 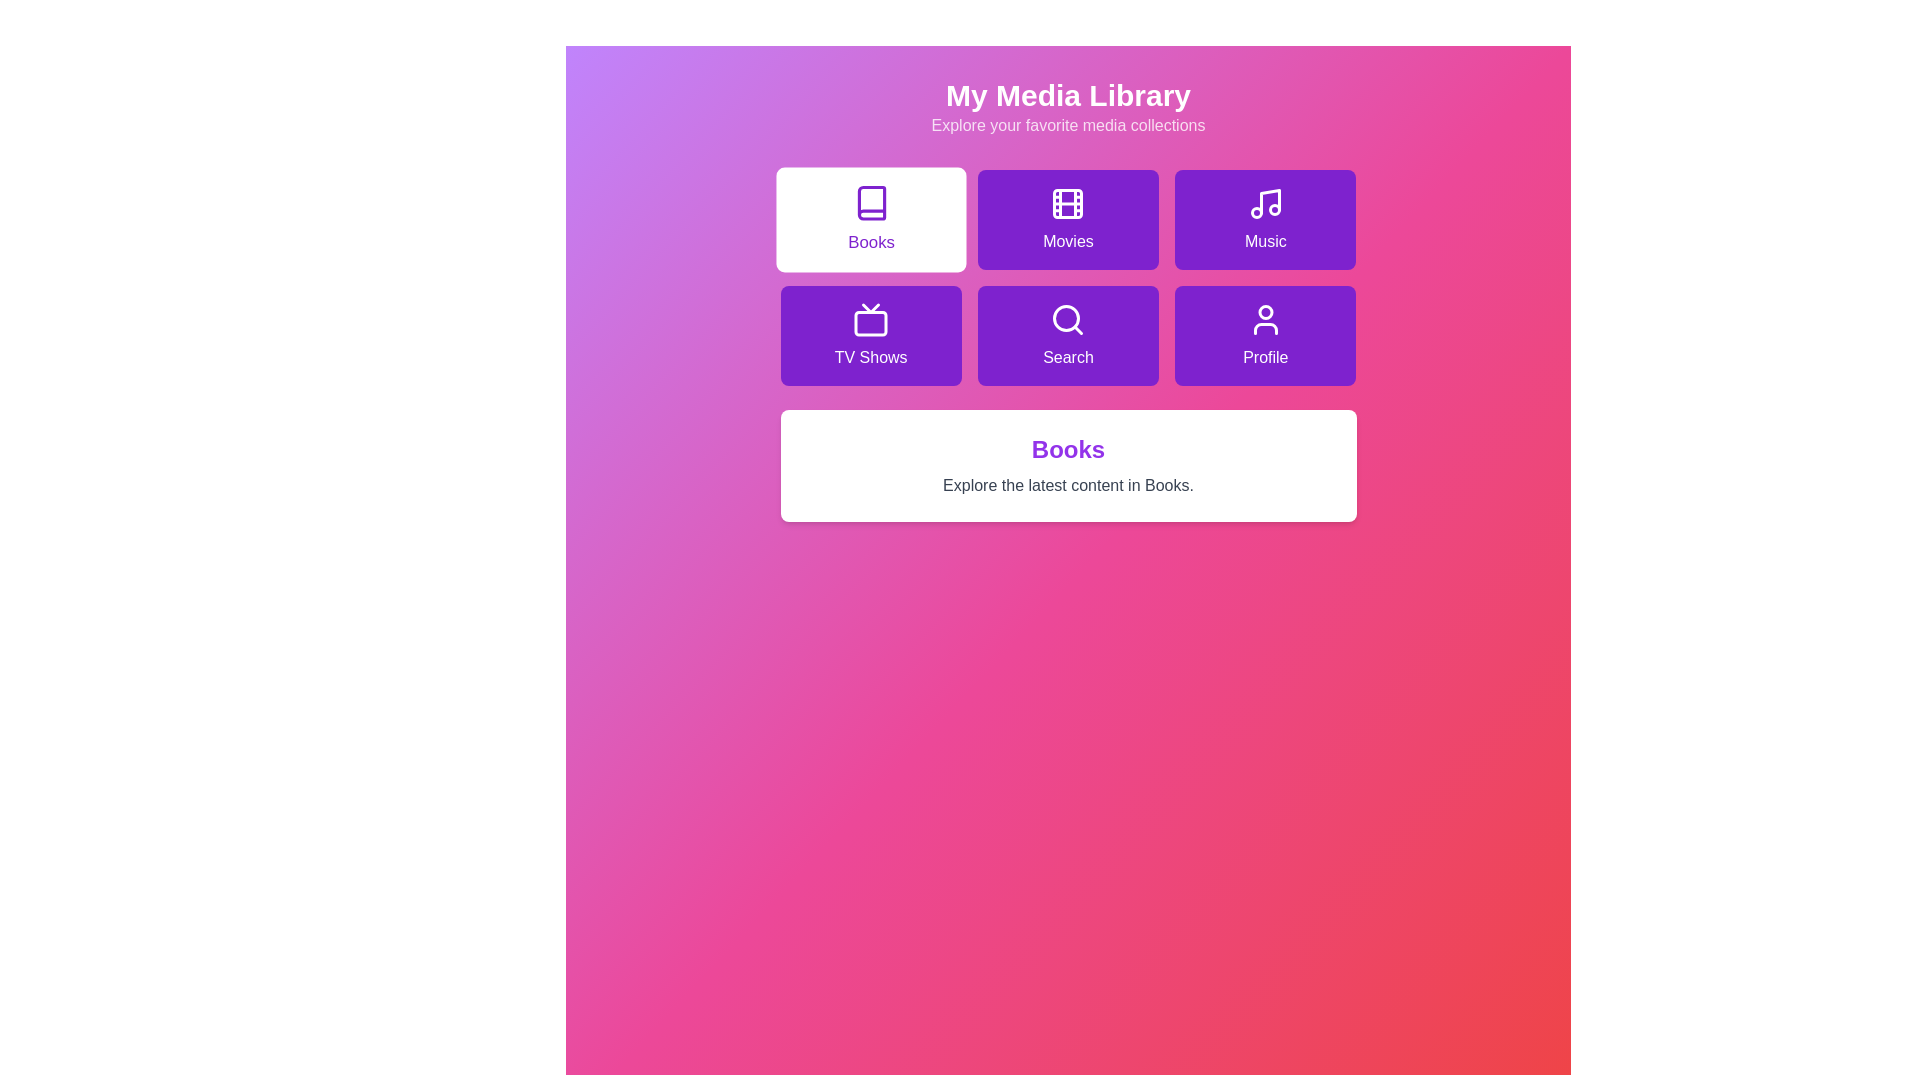 I want to click on the 'Books' category vector icon located in the upper left section of the categories grid, which visually represents the 'Books' category in the media library, so click(x=871, y=203).